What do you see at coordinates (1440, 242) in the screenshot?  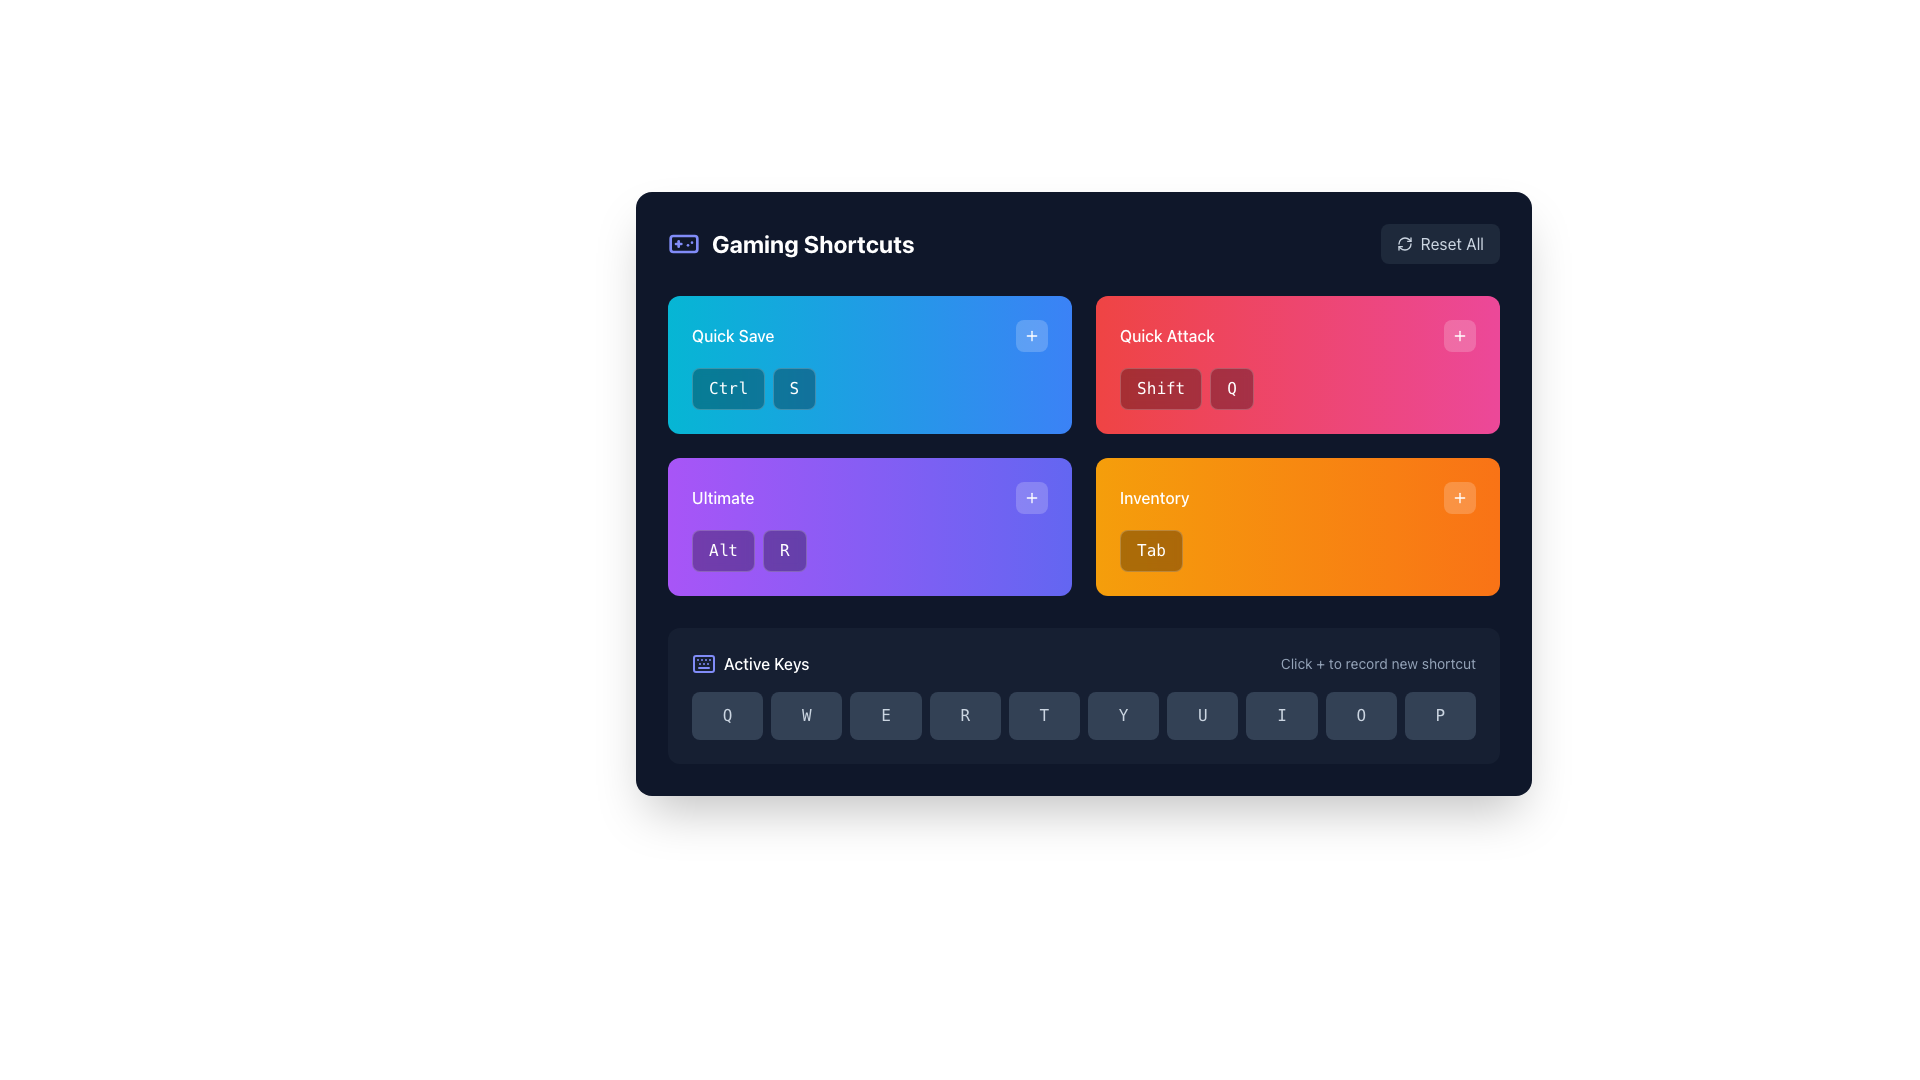 I see `the 'Reset All' button located in the top-right corner of the interface to reset the settings` at bounding box center [1440, 242].